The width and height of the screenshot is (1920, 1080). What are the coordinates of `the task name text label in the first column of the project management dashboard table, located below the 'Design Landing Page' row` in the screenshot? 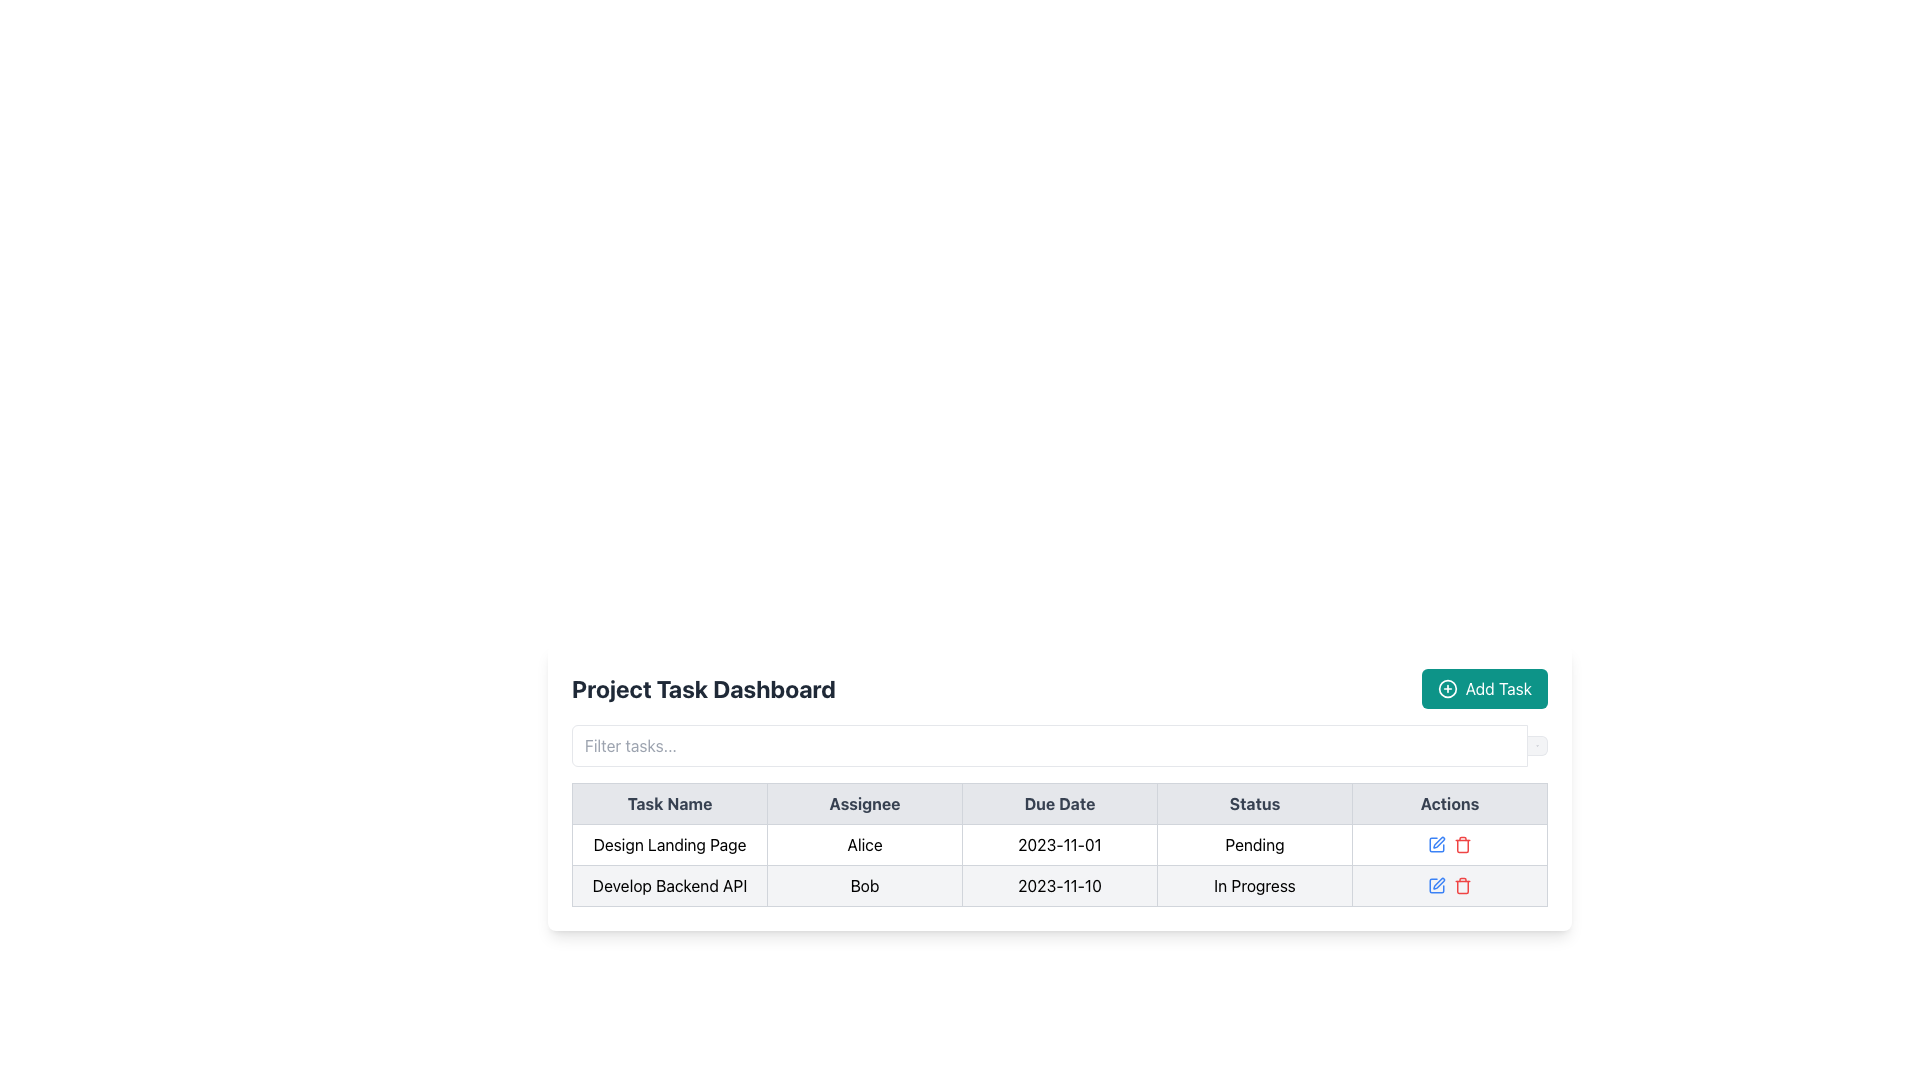 It's located at (670, 885).